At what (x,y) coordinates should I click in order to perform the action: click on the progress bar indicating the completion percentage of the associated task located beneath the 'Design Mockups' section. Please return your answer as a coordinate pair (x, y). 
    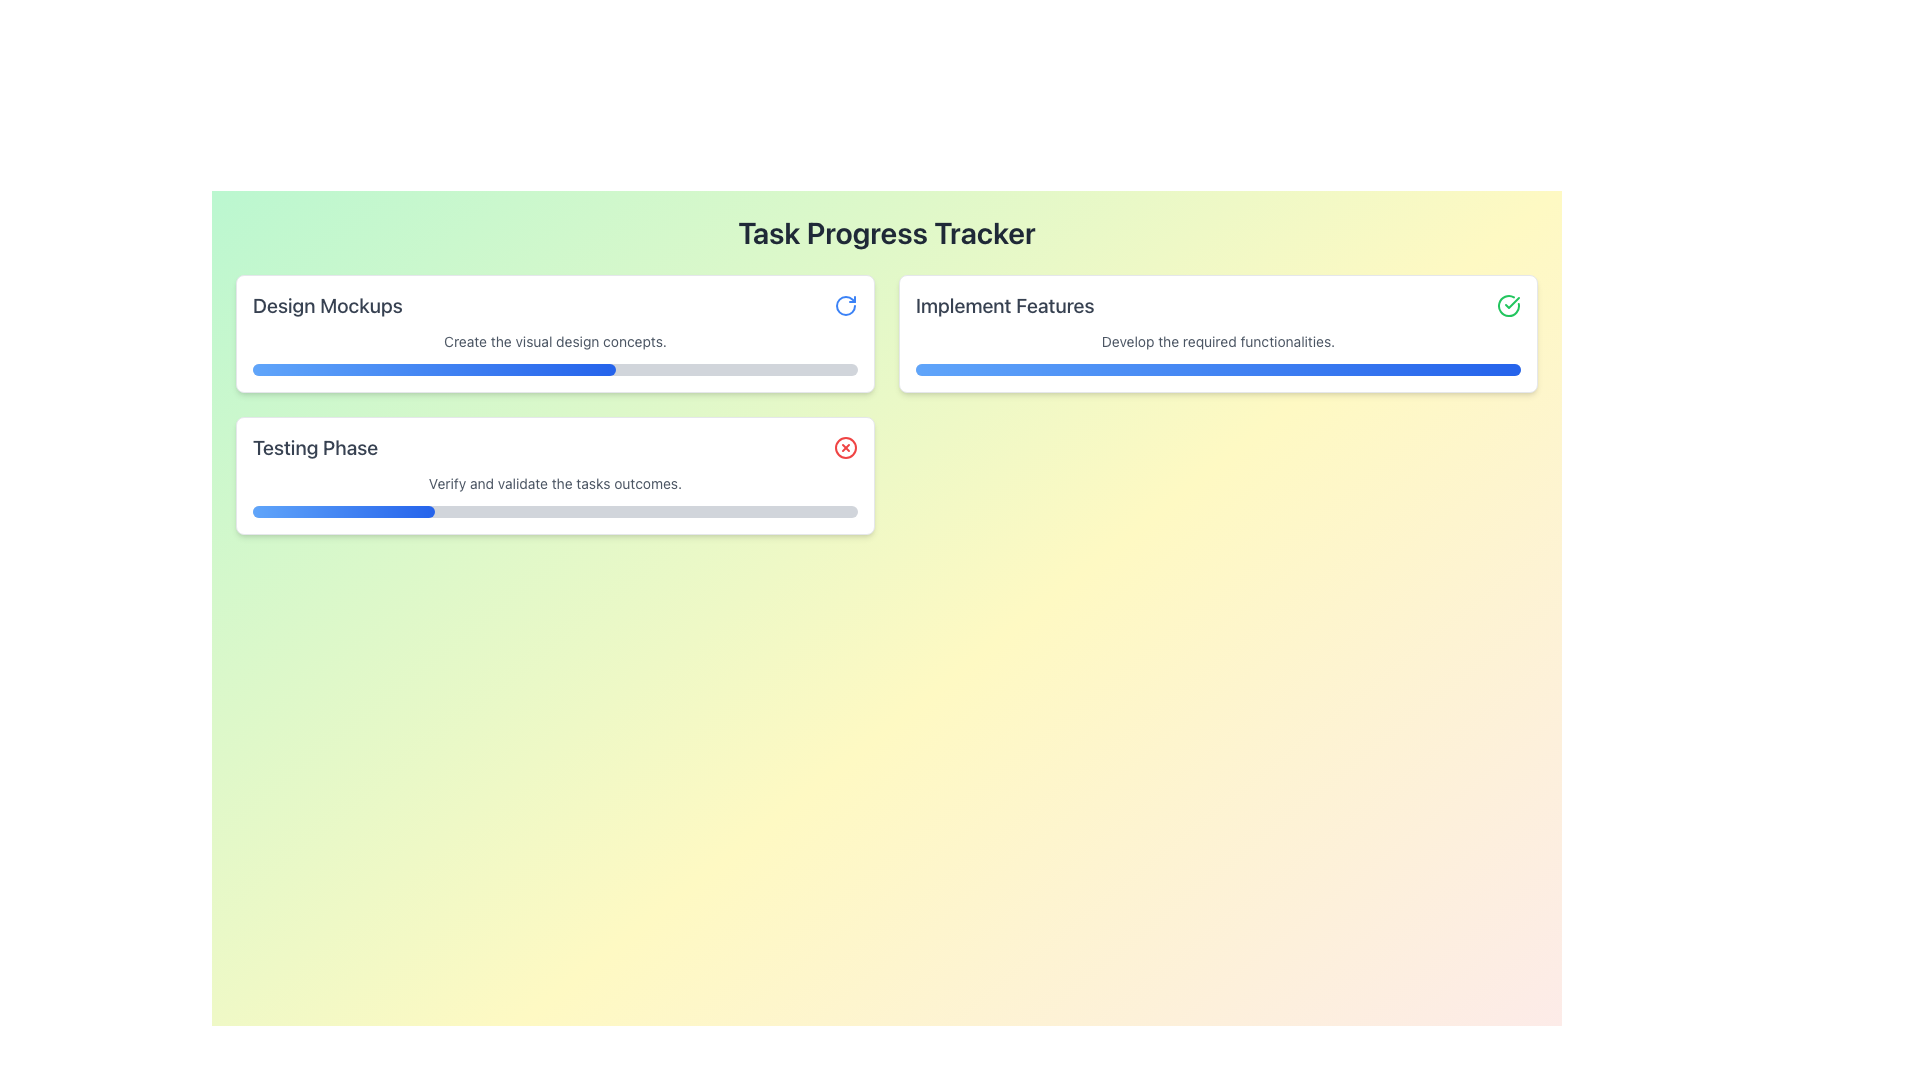
    Looking at the image, I should click on (433, 370).